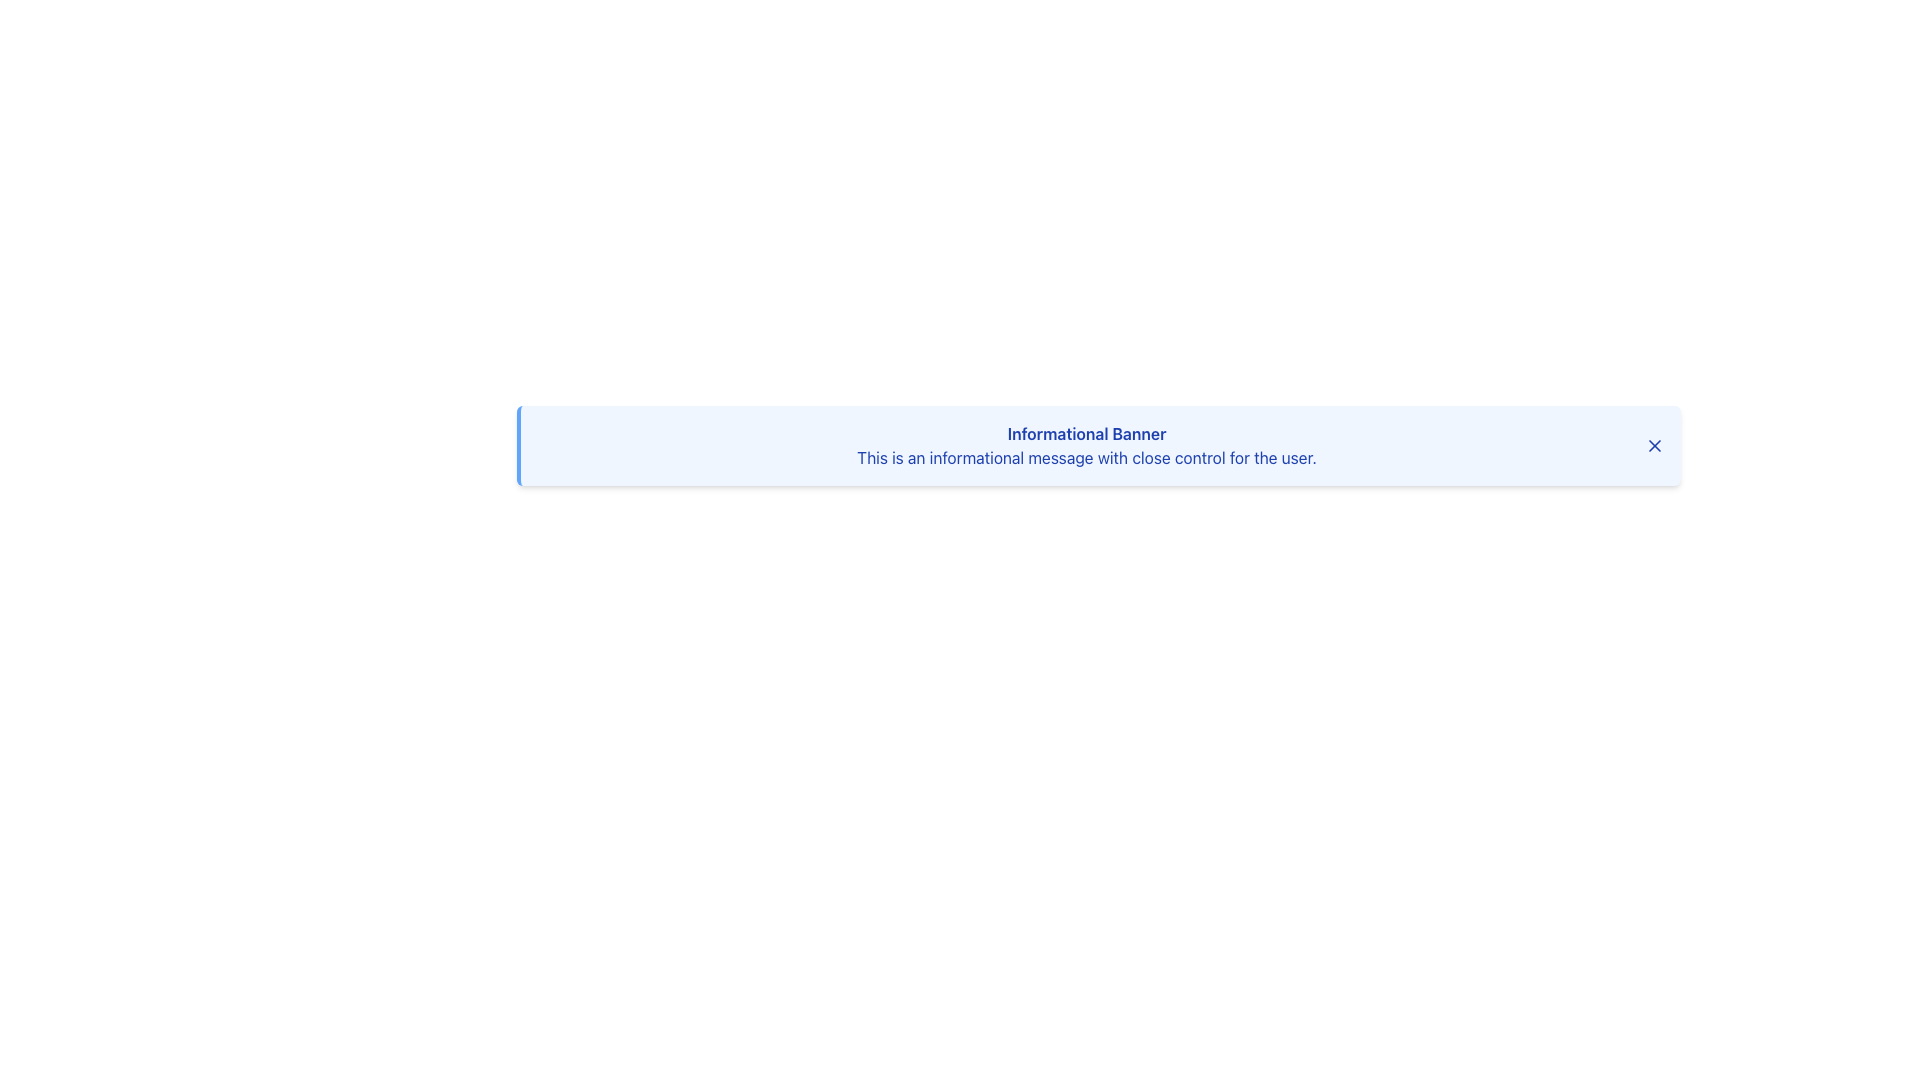  I want to click on the textual message labeled 'This is an informational message with close control for the user.' displayed in blue font within the lower half of the banner design, so click(1085, 458).